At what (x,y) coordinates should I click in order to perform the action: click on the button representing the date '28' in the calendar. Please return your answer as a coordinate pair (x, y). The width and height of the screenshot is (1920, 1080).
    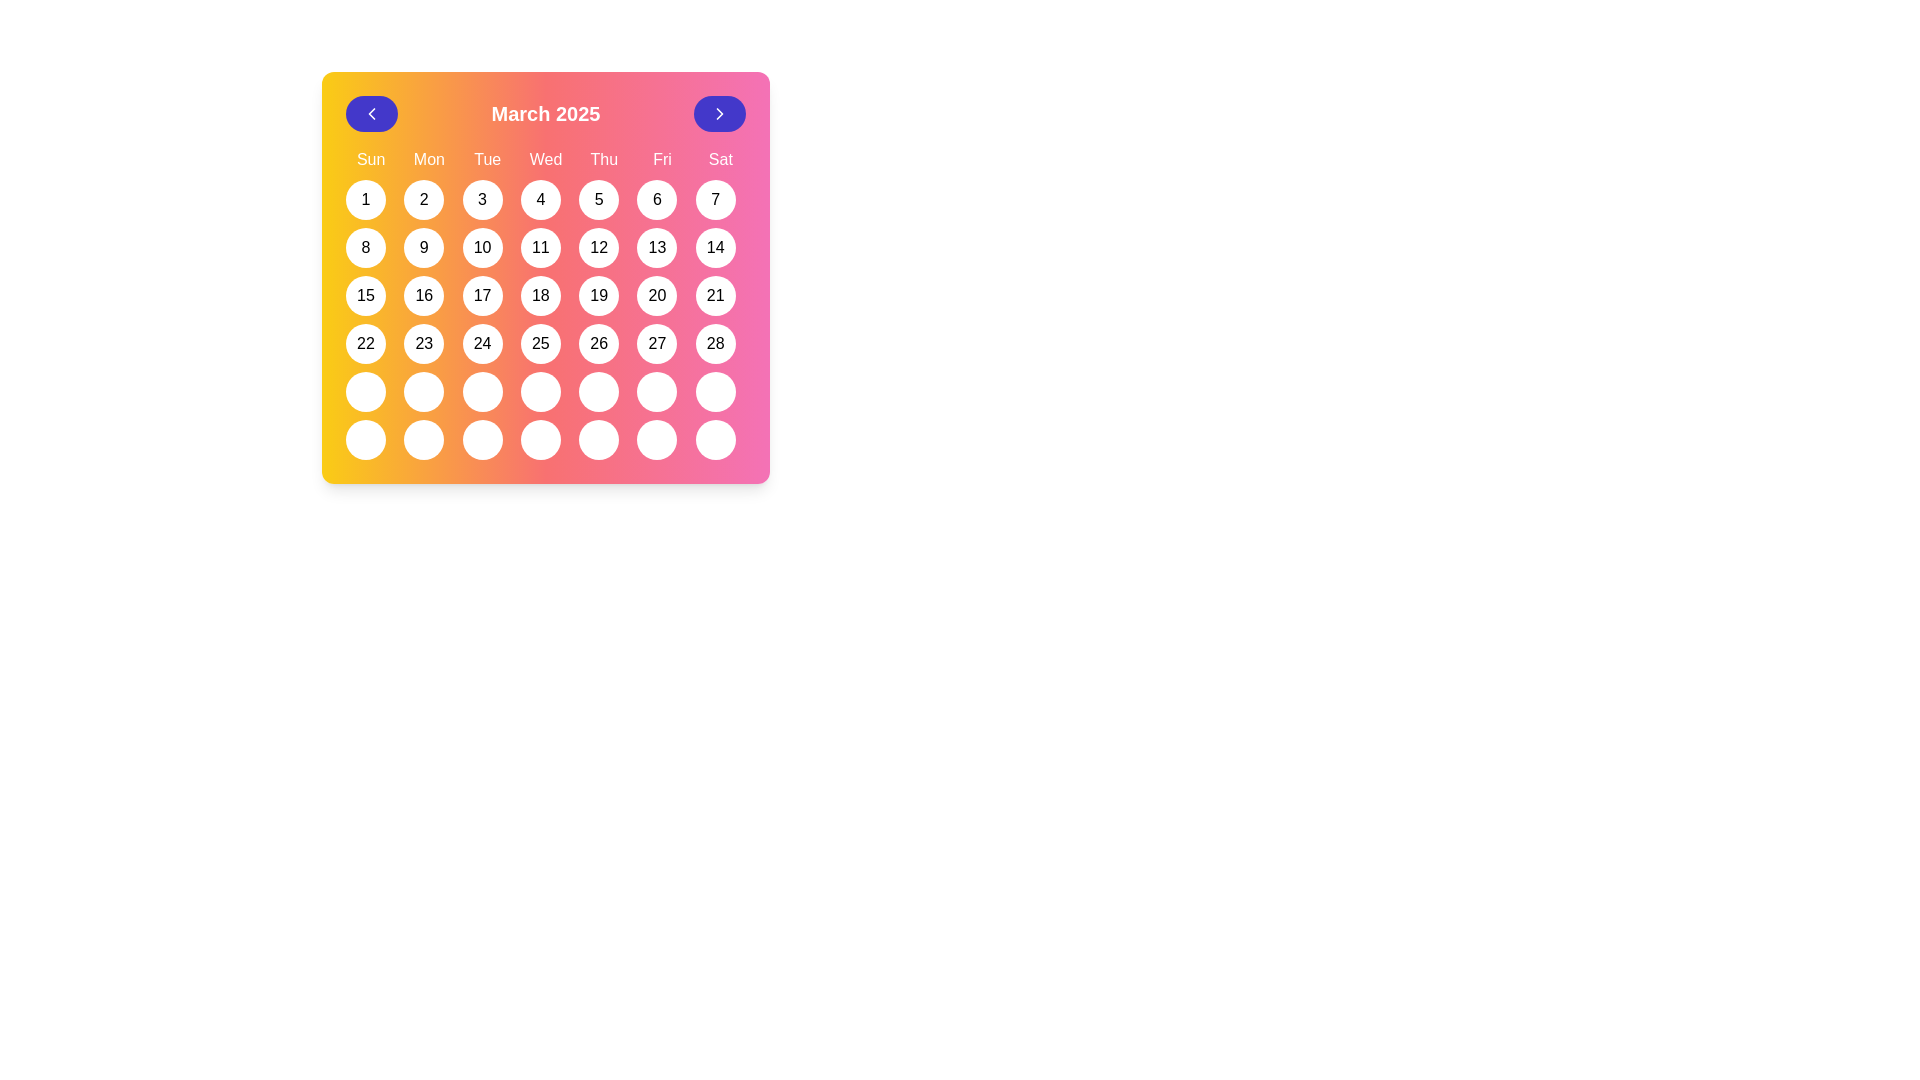
    Looking at the image, I should click on (715, 342).